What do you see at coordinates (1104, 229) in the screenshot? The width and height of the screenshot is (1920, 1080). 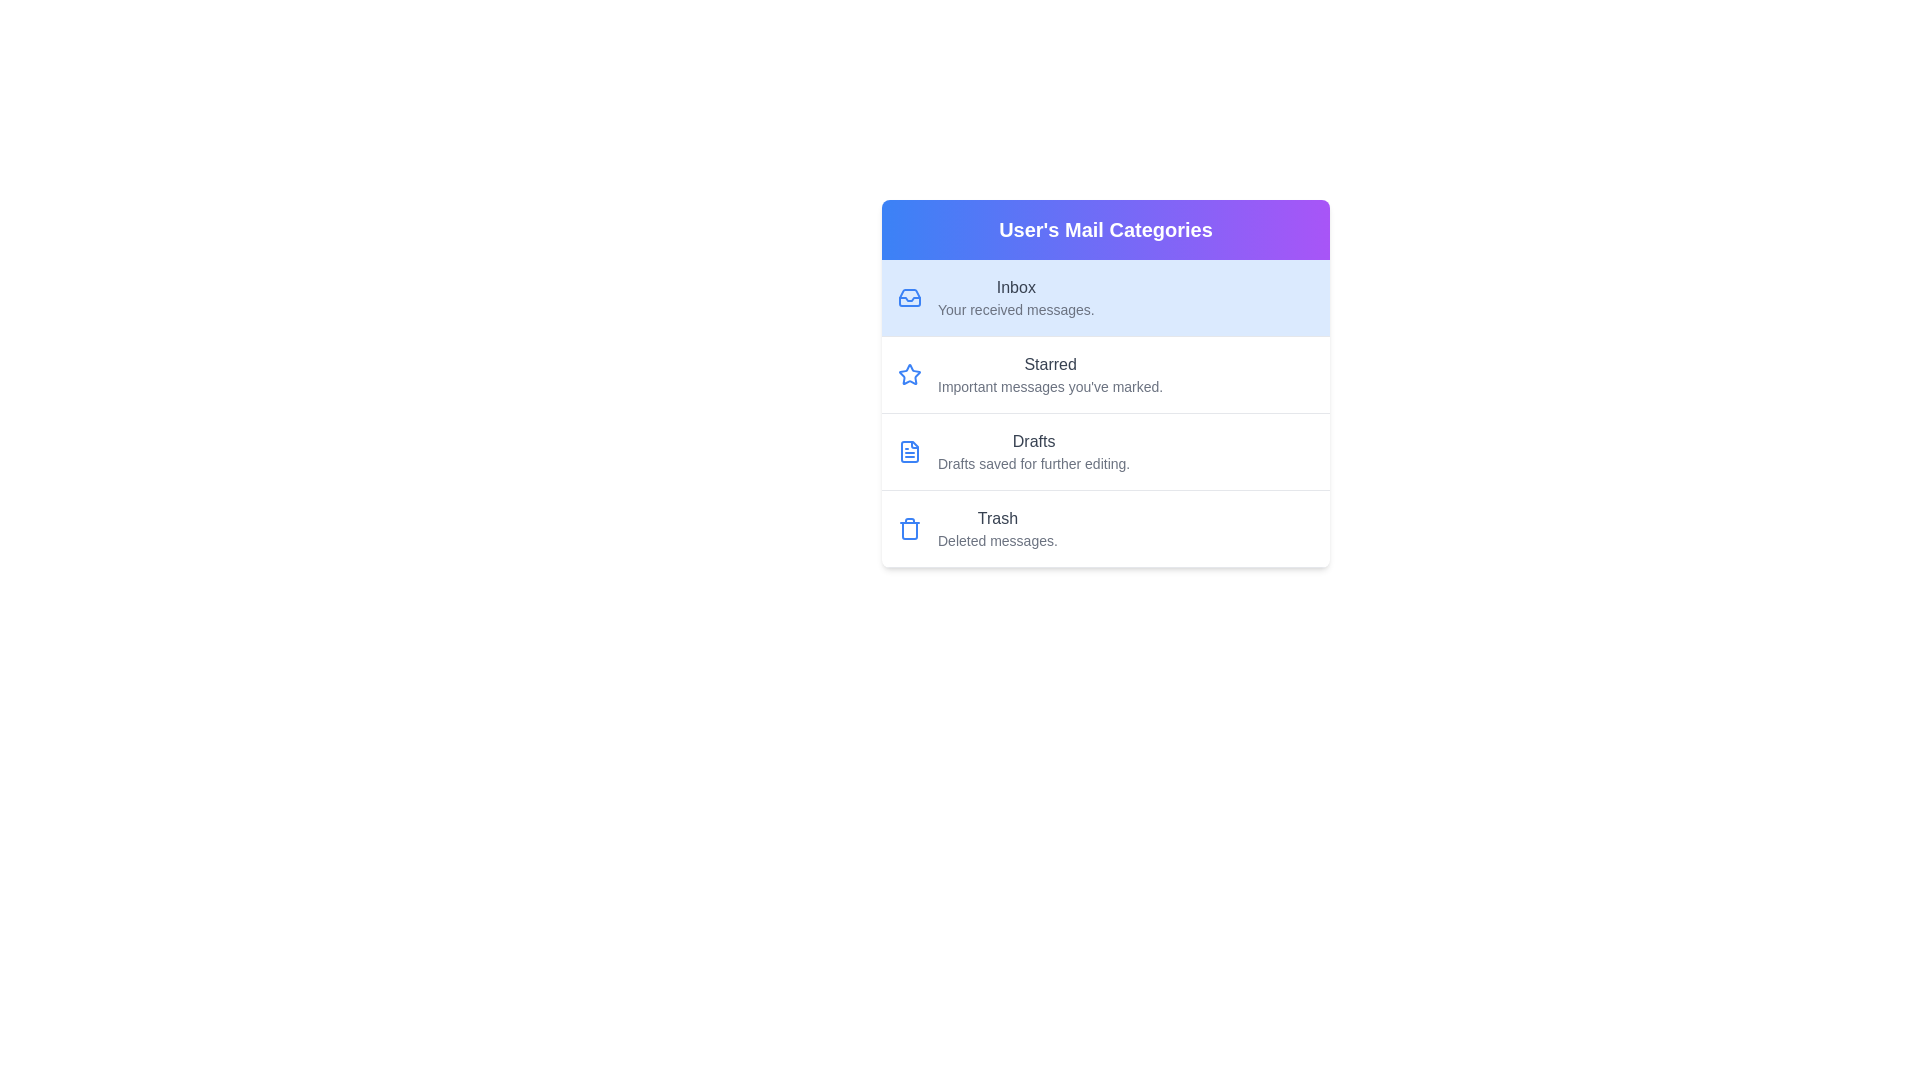 I see `the header text of the EnhancedListView component` at bounding box center [1104, 229].